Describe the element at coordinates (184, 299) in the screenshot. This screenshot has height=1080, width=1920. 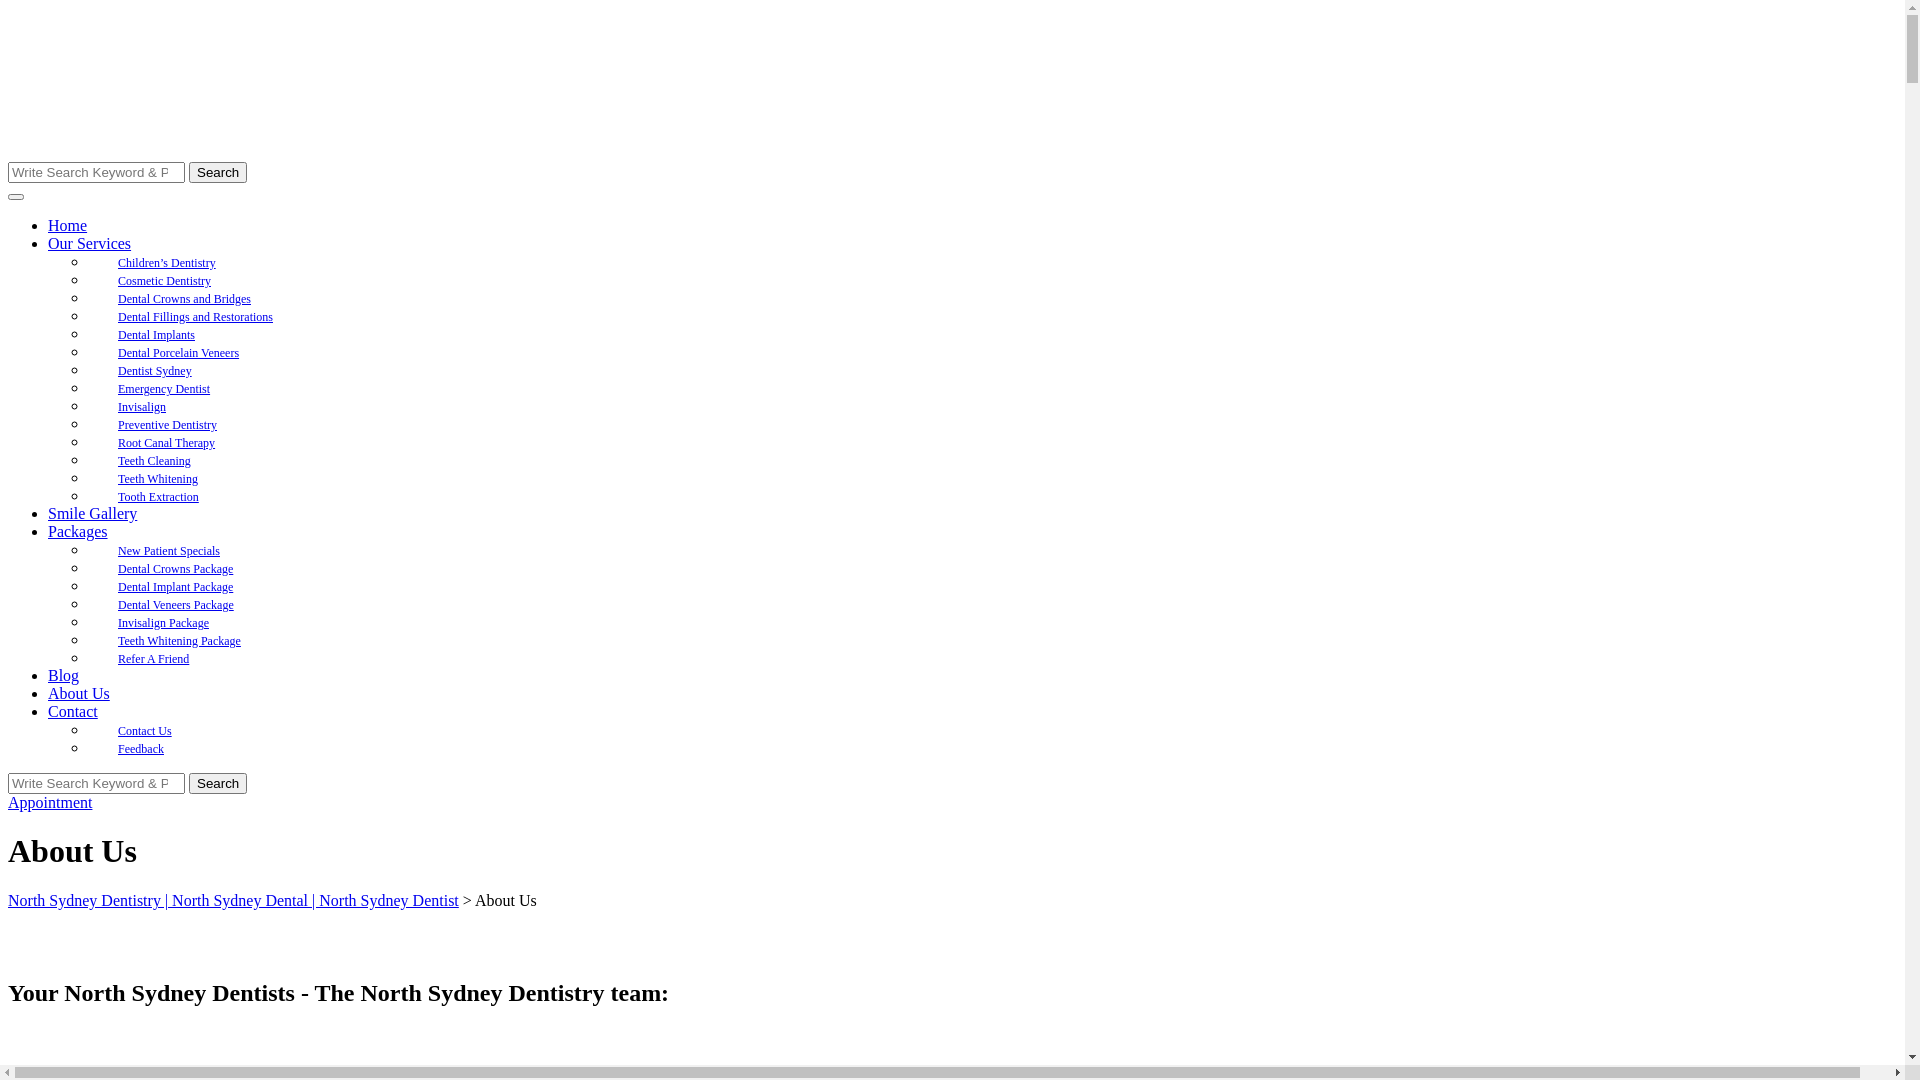
I see `'Dental Crowns and Bridges'` at that location.